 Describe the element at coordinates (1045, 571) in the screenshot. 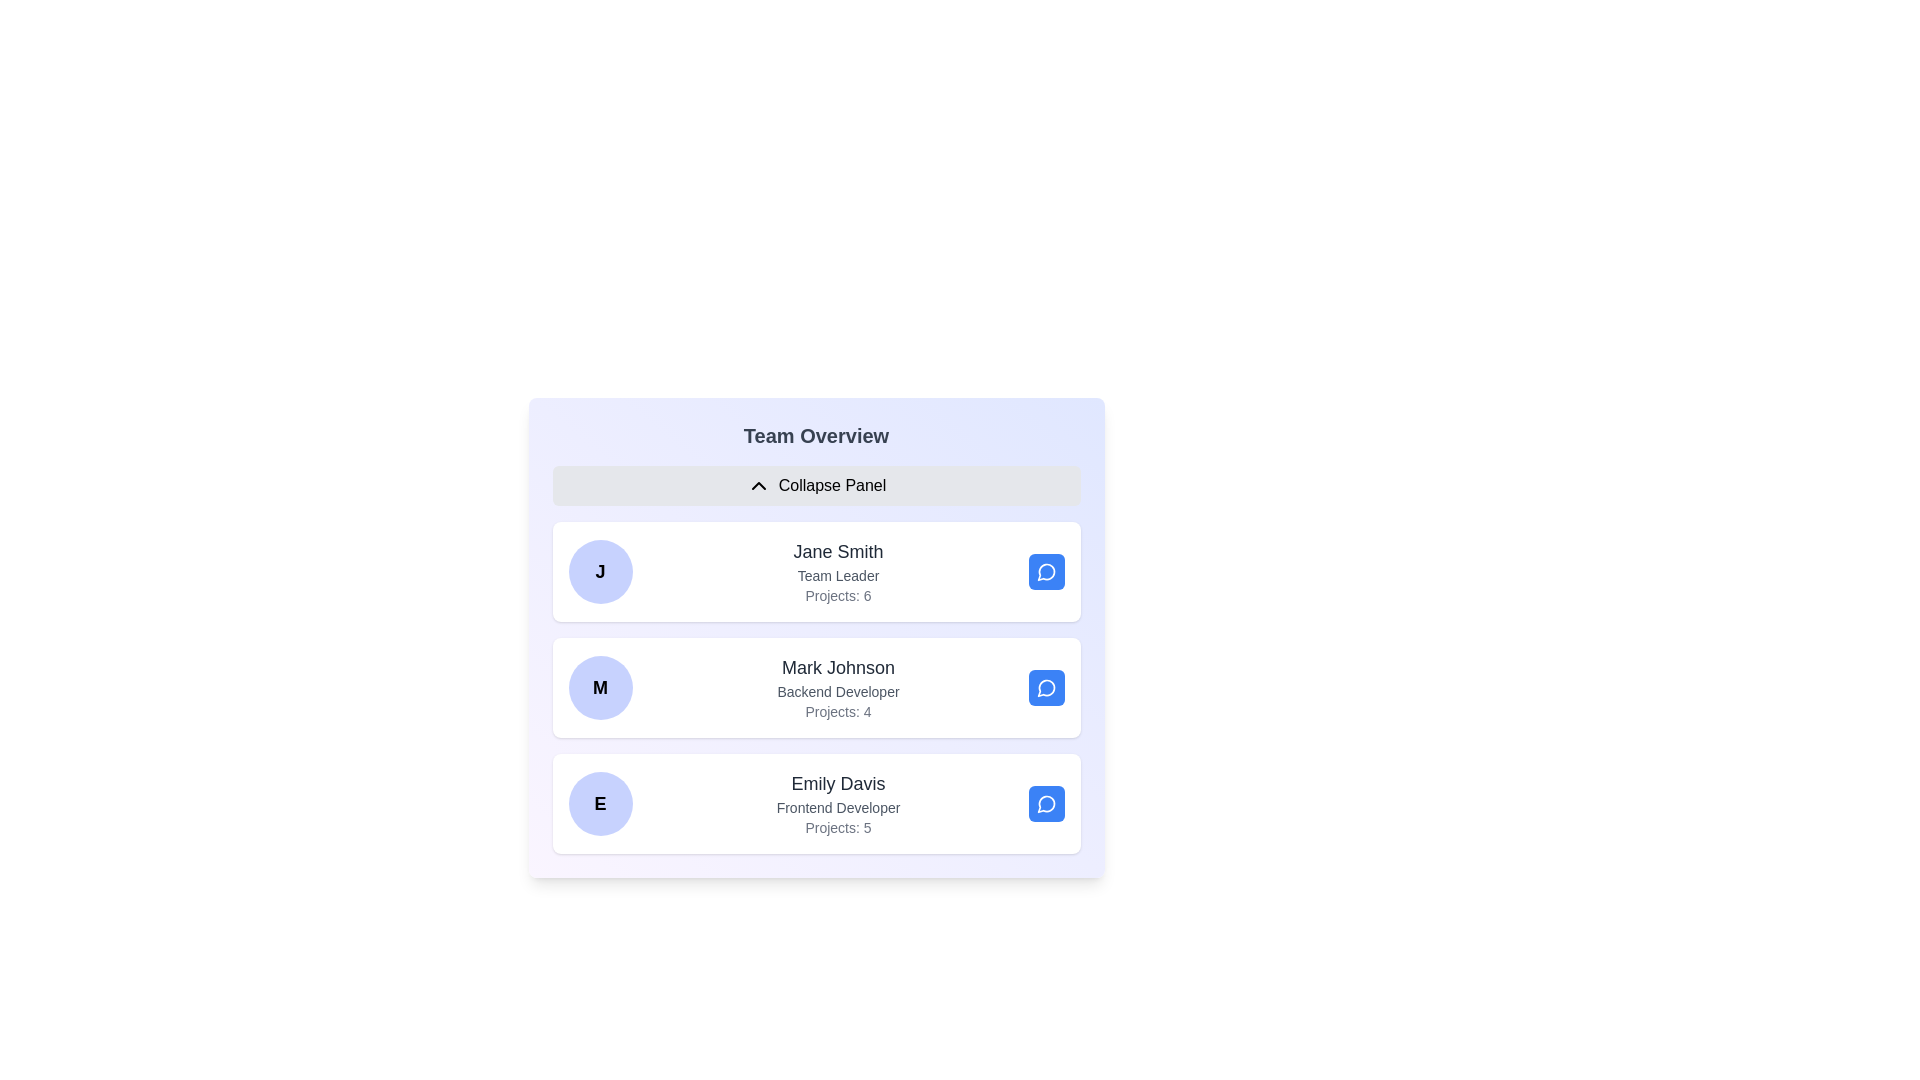

I see `the circular speech bubble icon button located in the rightmost section of the first entry for 'Jane Smith'` at that location.